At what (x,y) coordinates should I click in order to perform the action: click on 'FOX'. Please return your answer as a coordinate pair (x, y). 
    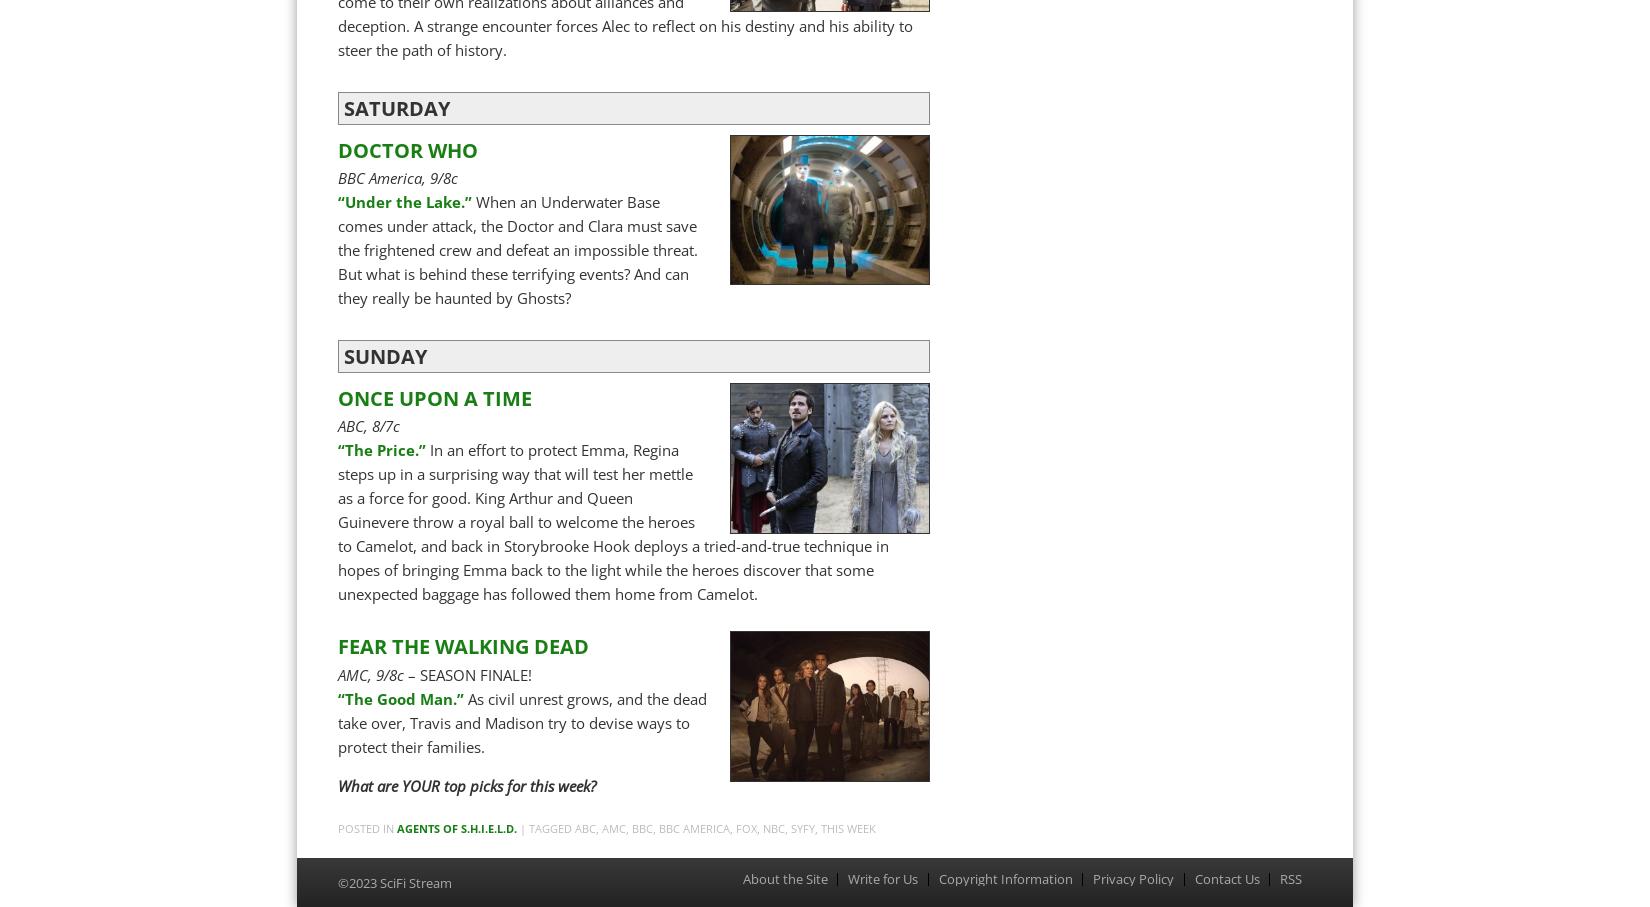
    Looking at the image, I should click on (745, 827).